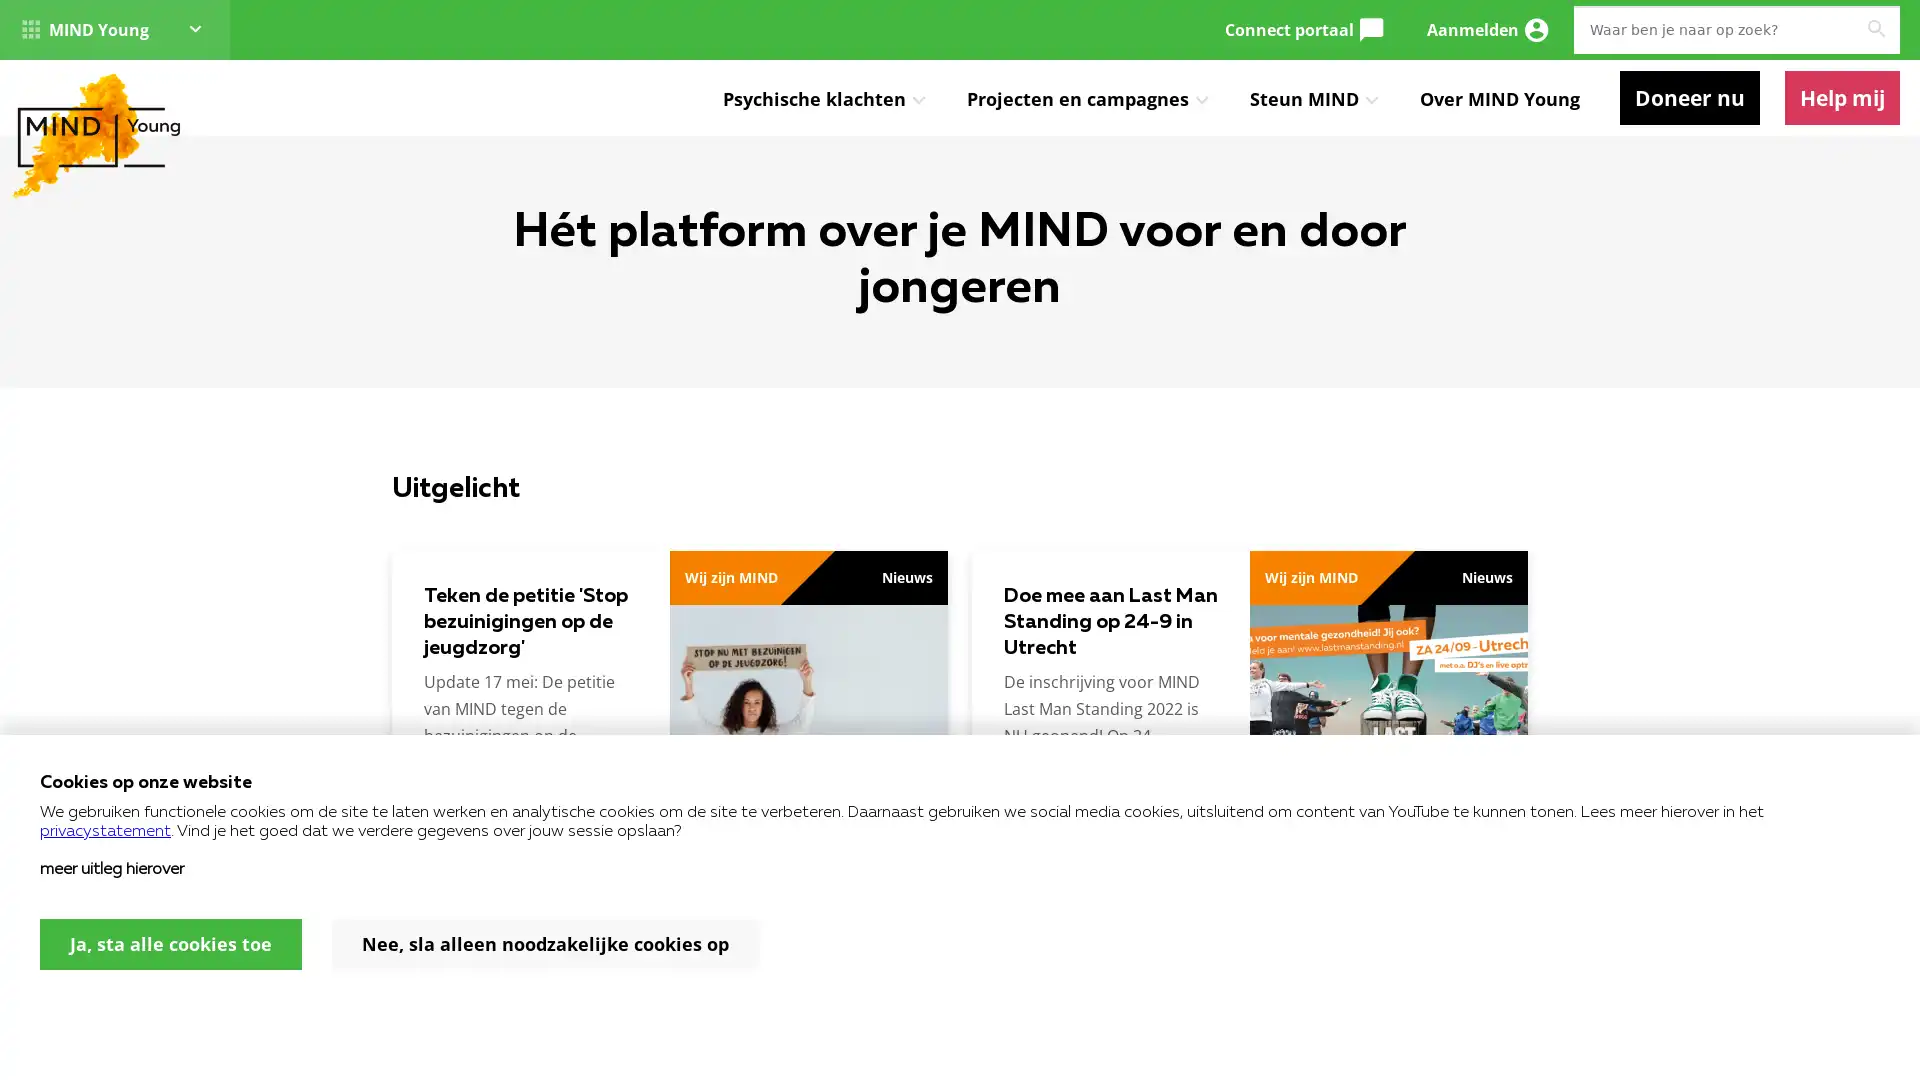 Image resolution: width=1920 pixels, height=1080 pixels. I want to click on Ja, sta alle cookies toe, so click(171, 944).